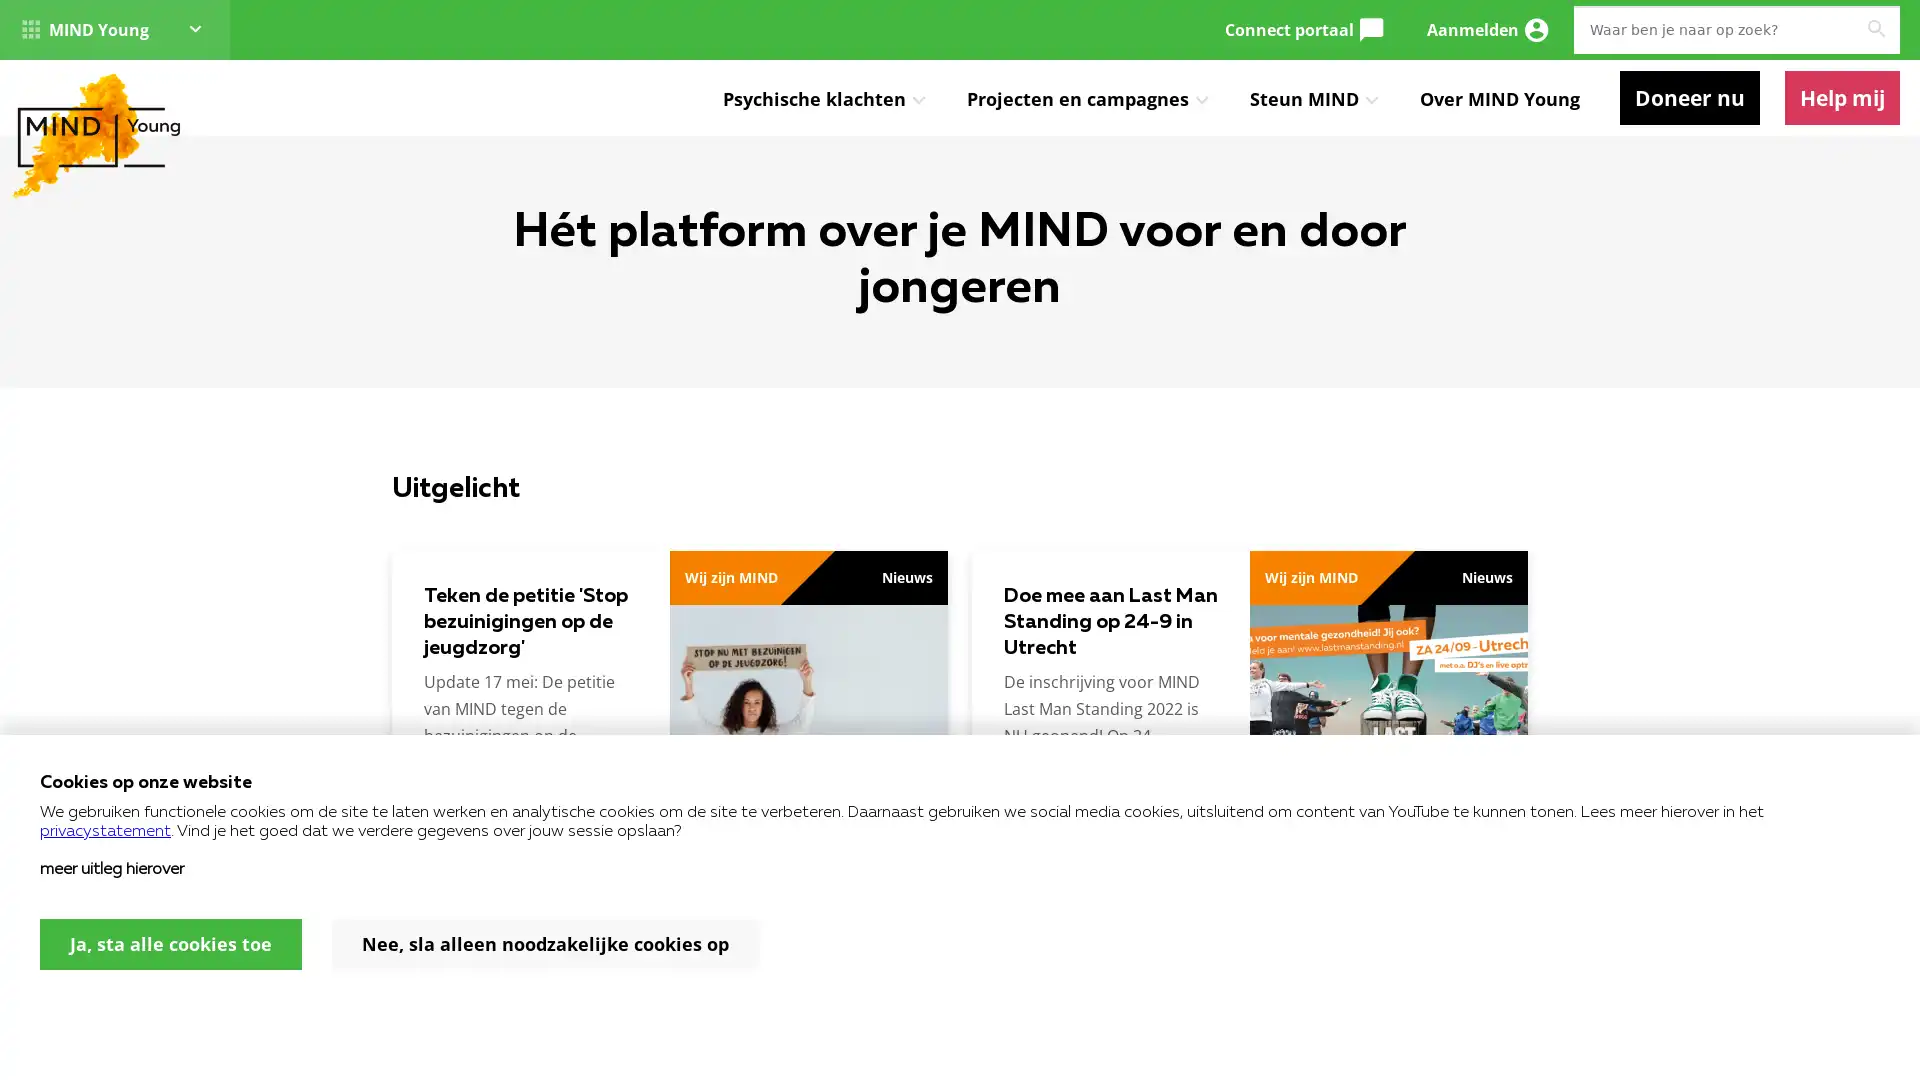 Image resolution: width=1920 pixels, height=1080 pixels. I want to click on Ja, sta alle cookies toe, so click(171, 944).